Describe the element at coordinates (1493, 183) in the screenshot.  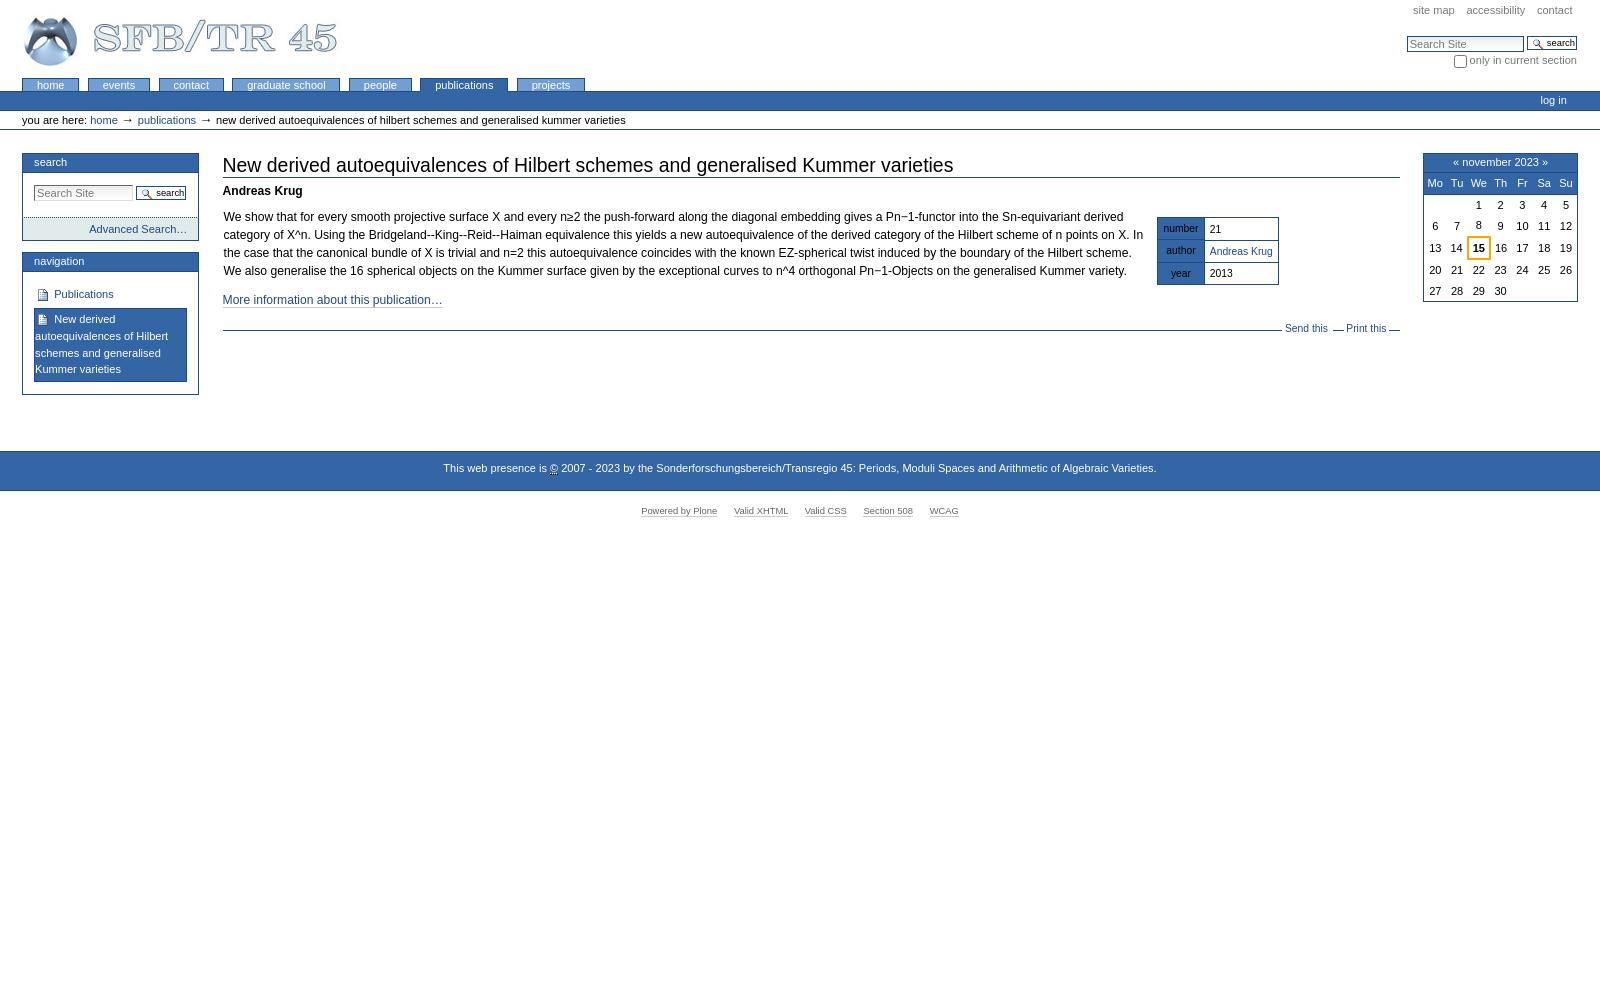
I see `'Th'` at that location.